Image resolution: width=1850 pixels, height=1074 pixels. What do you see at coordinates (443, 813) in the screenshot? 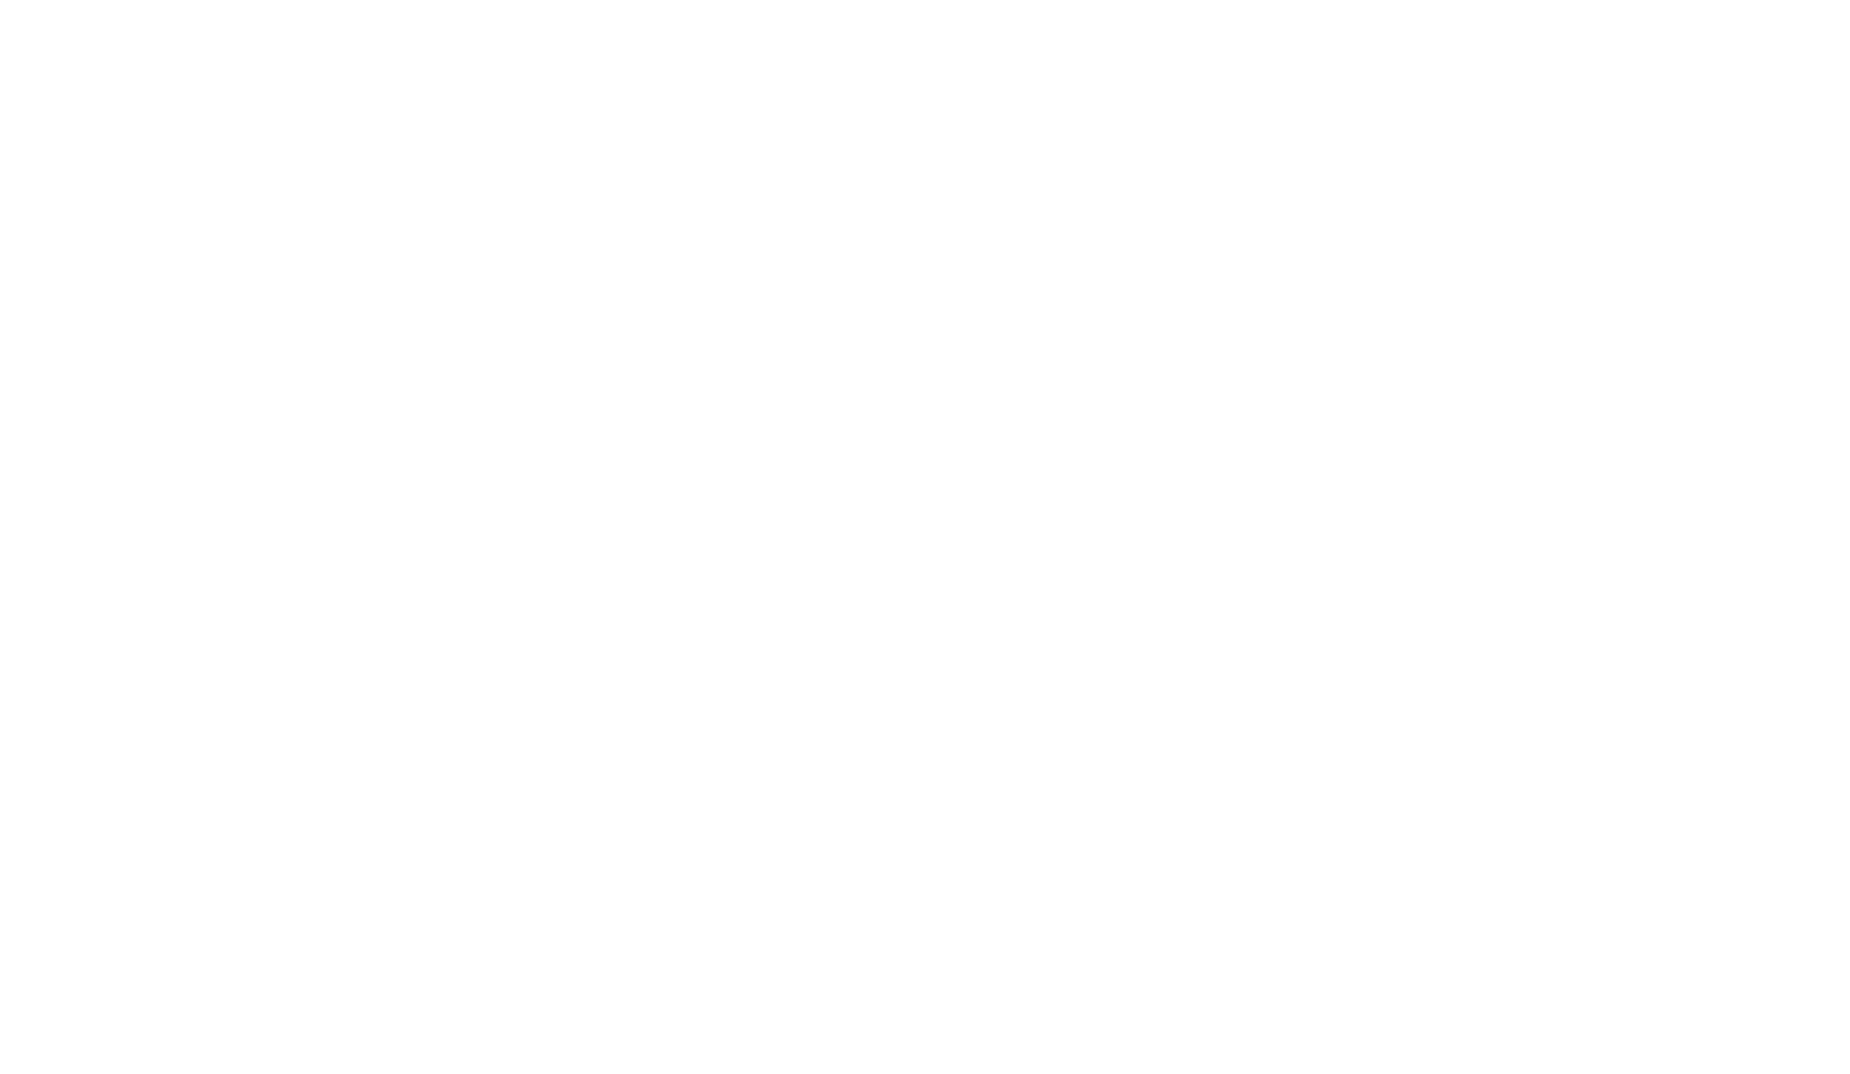
I see `'Spotted par Smilynn'` at bounding box center [443, 813].